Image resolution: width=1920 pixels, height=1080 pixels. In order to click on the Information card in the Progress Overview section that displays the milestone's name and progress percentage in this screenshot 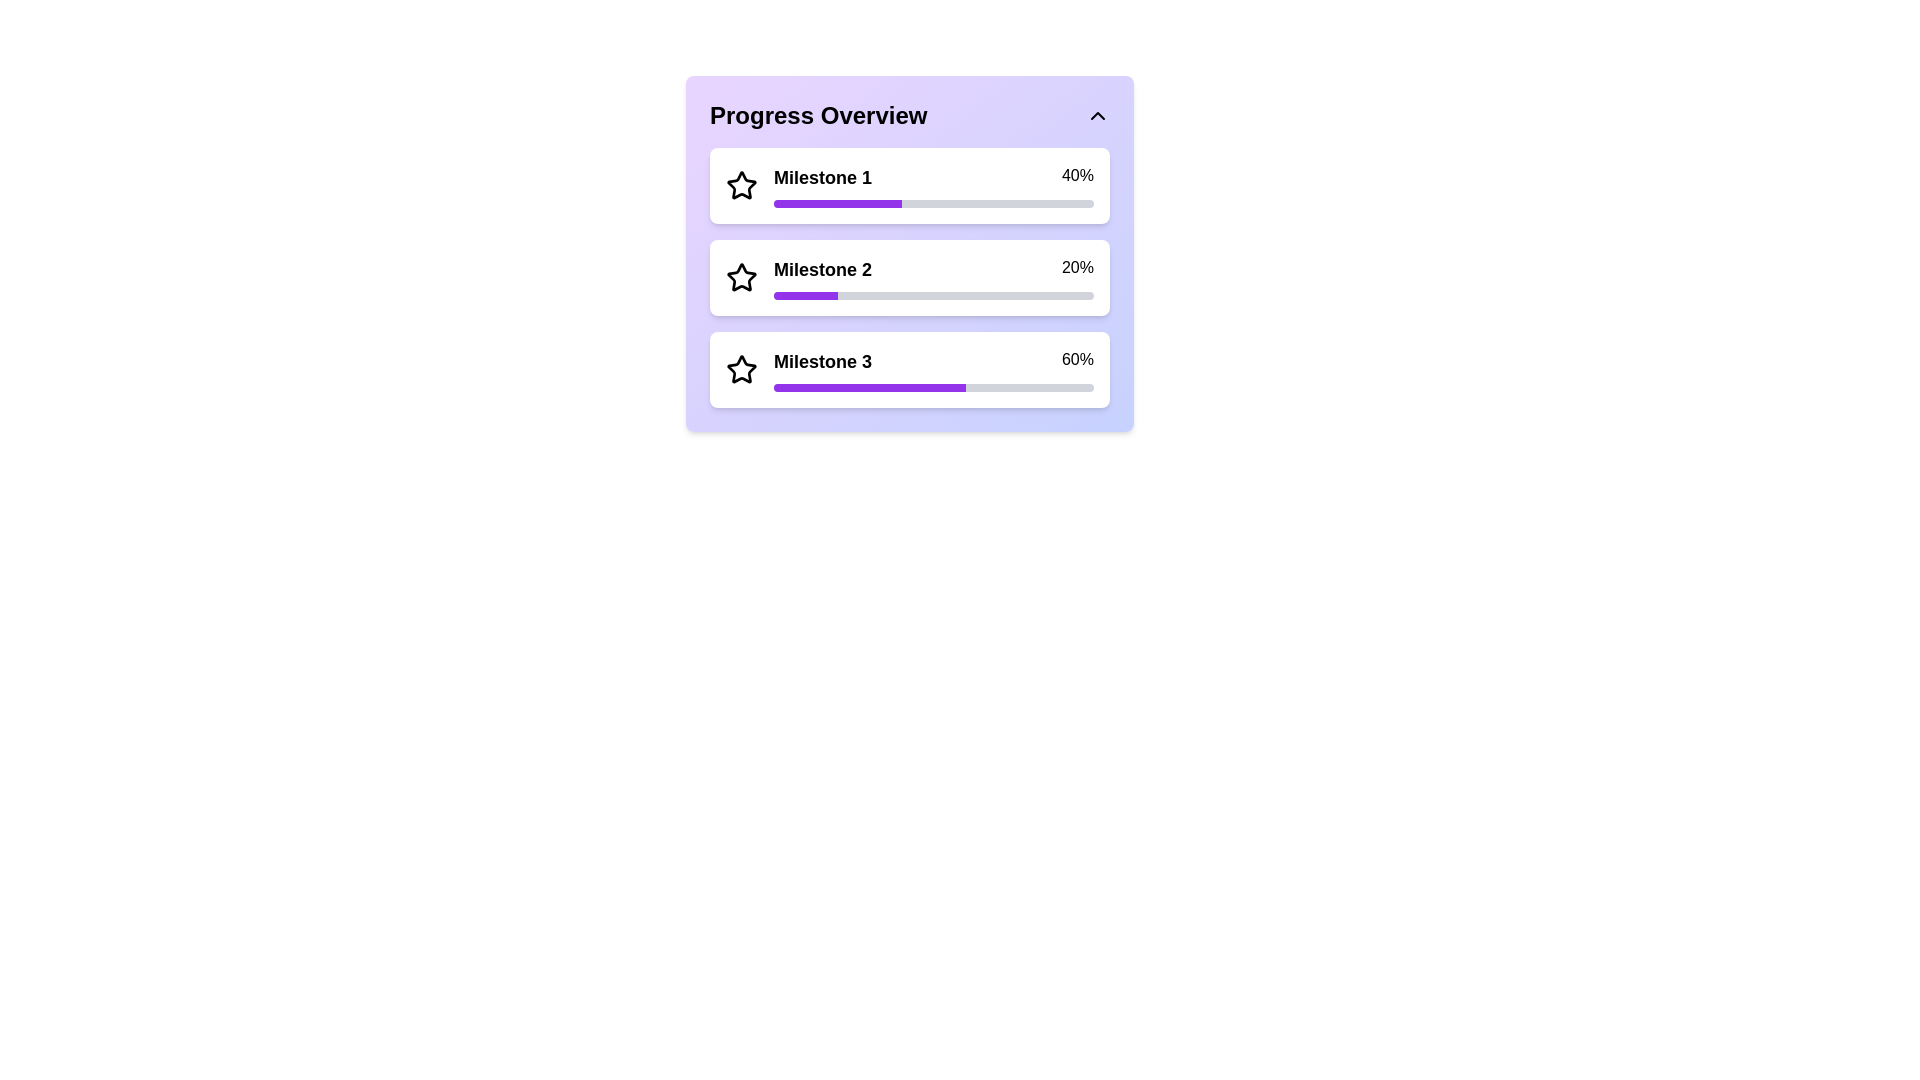, I will do `click(909, 185)`.